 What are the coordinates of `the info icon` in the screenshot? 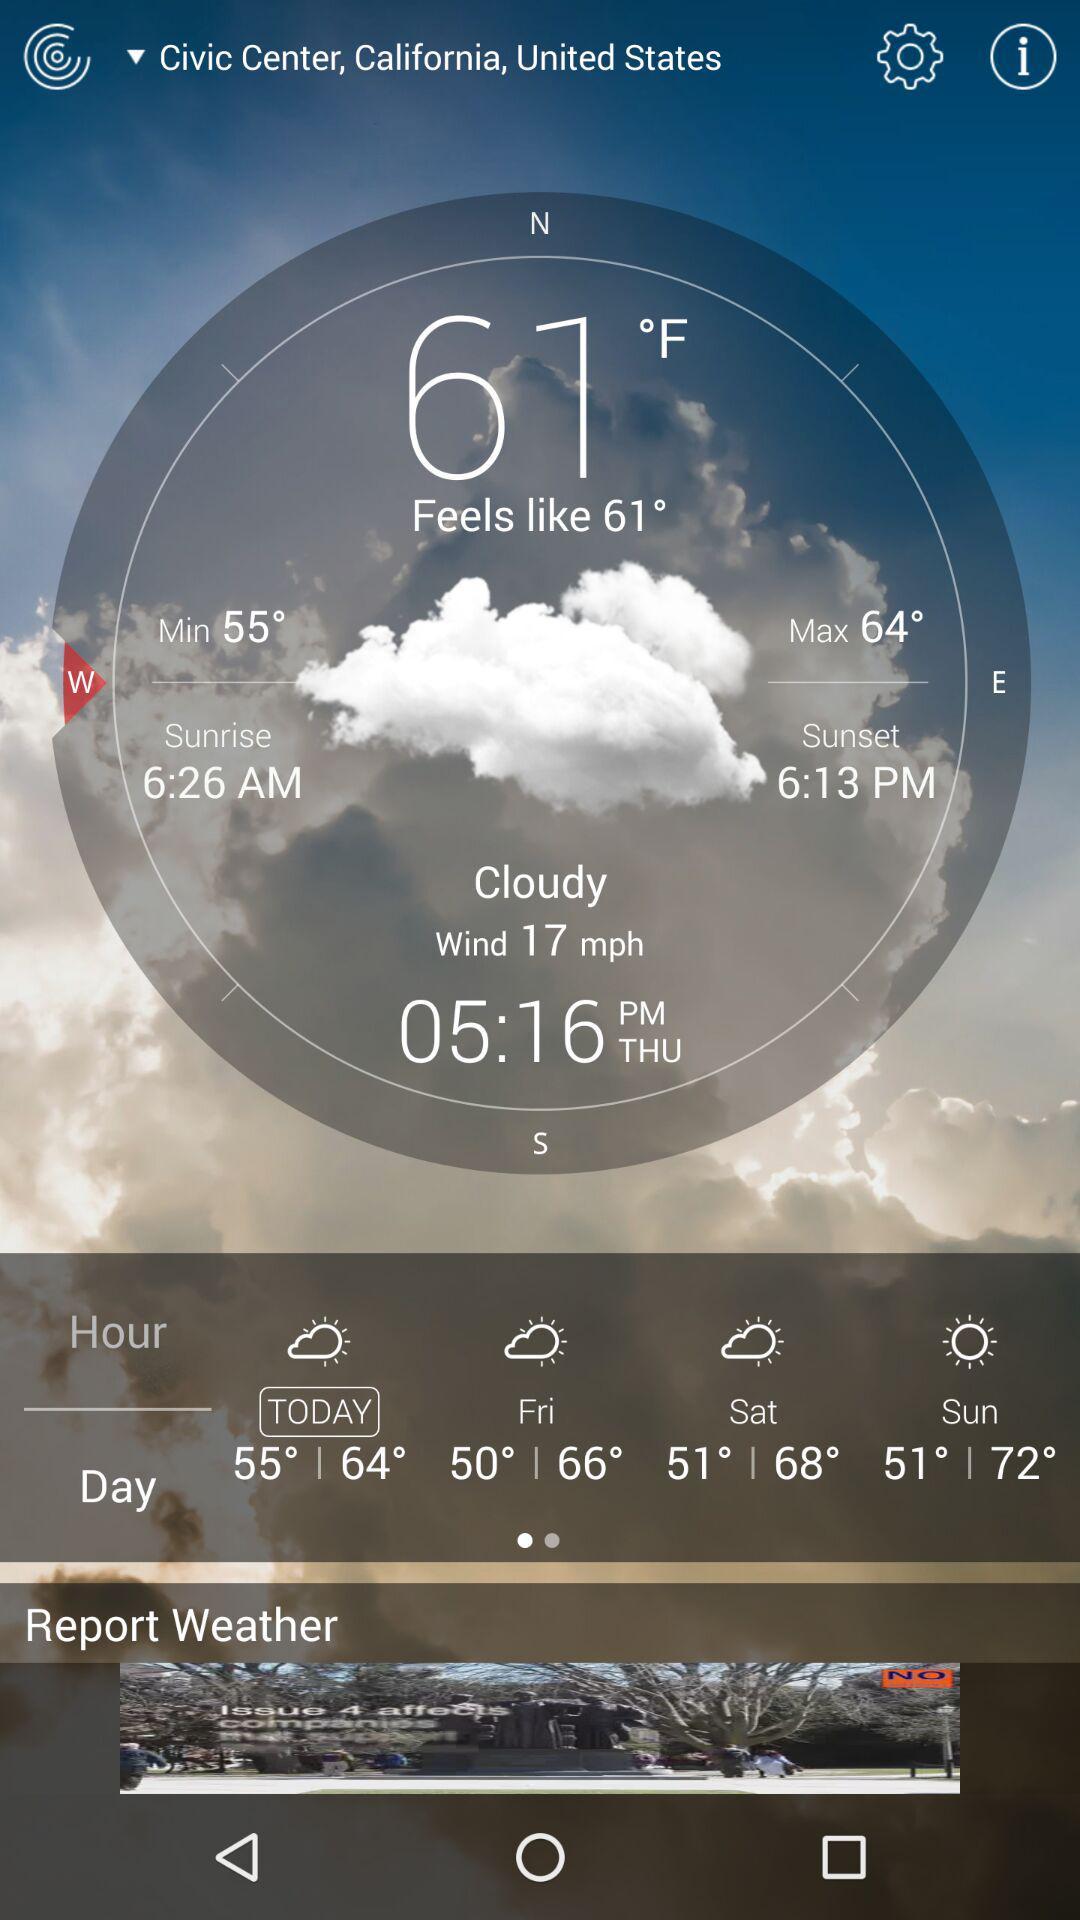 It's located at (1023, 56).